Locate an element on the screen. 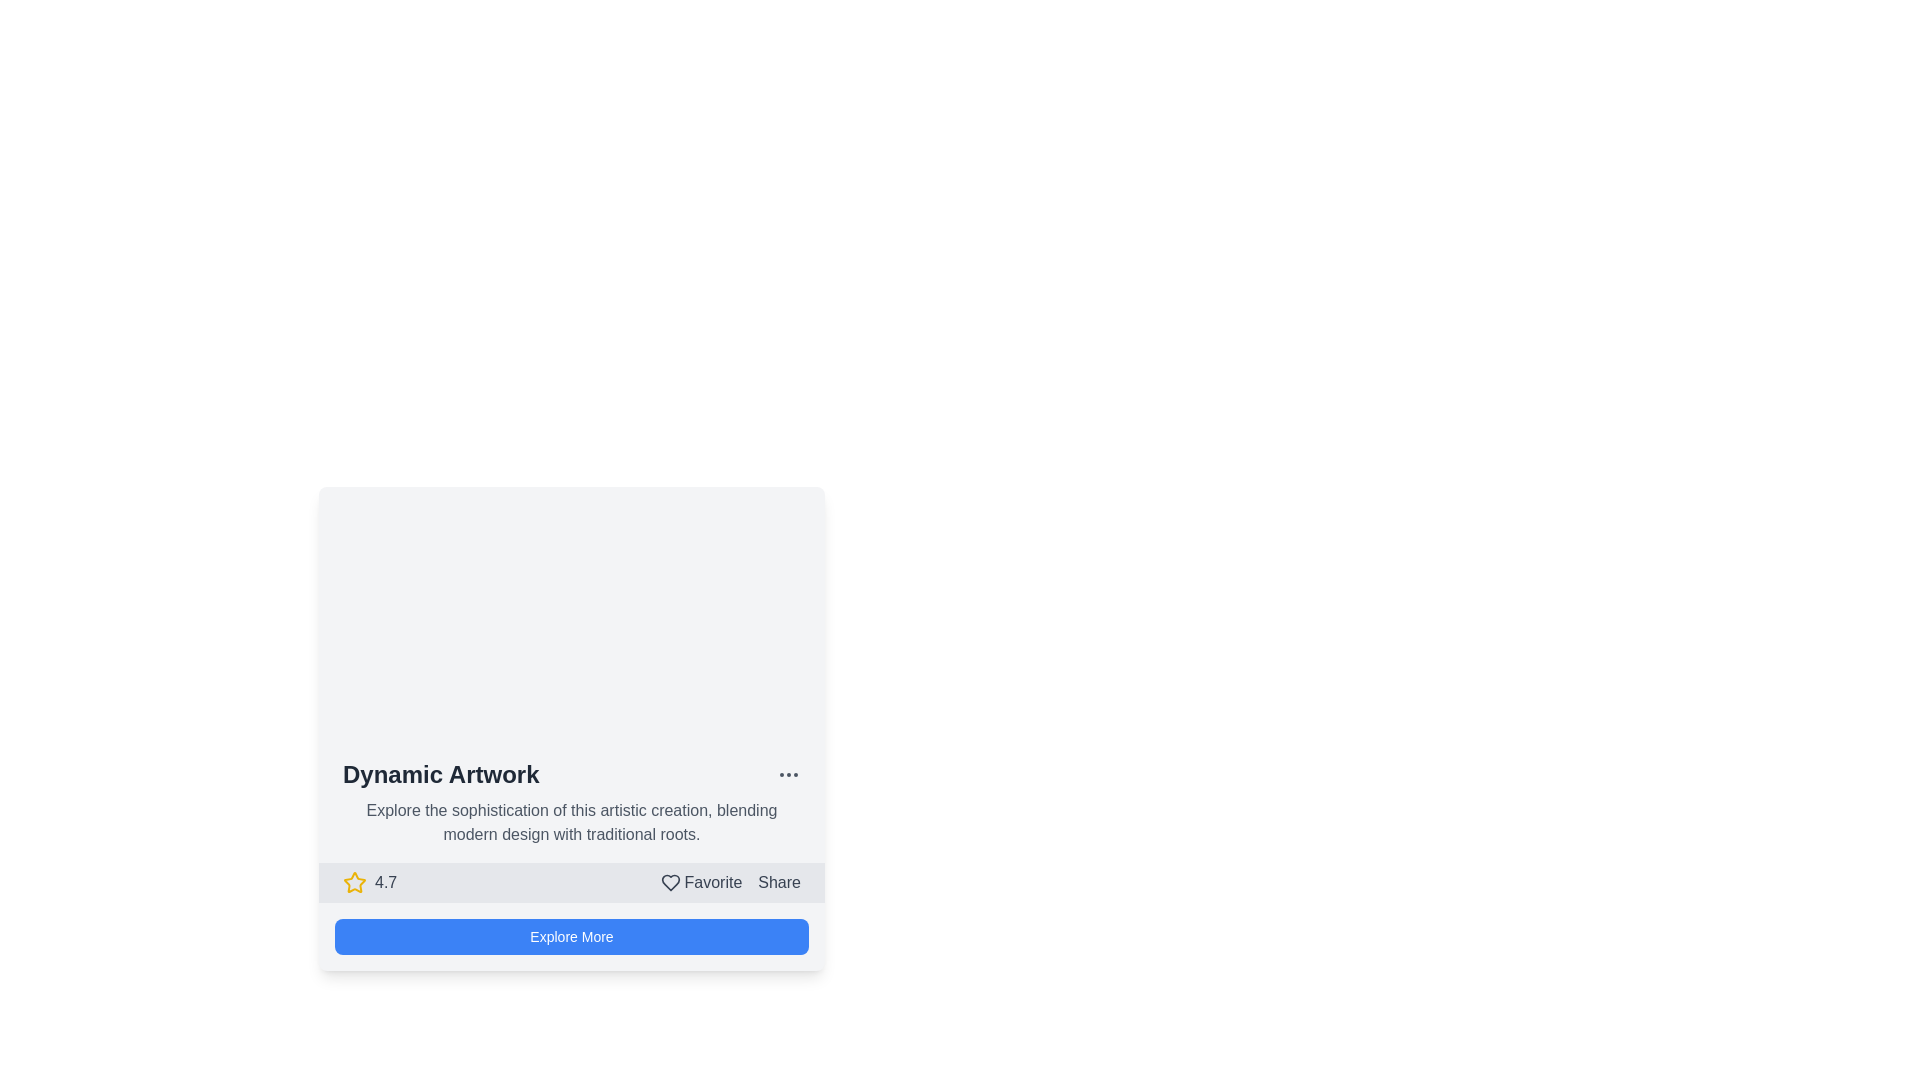 The image size is (1920, 1080). the 'Favorite' button, which features a heart-shaped icon and text in gray that turns red on hover, located below the main content card is located at coordinates (701, 882).